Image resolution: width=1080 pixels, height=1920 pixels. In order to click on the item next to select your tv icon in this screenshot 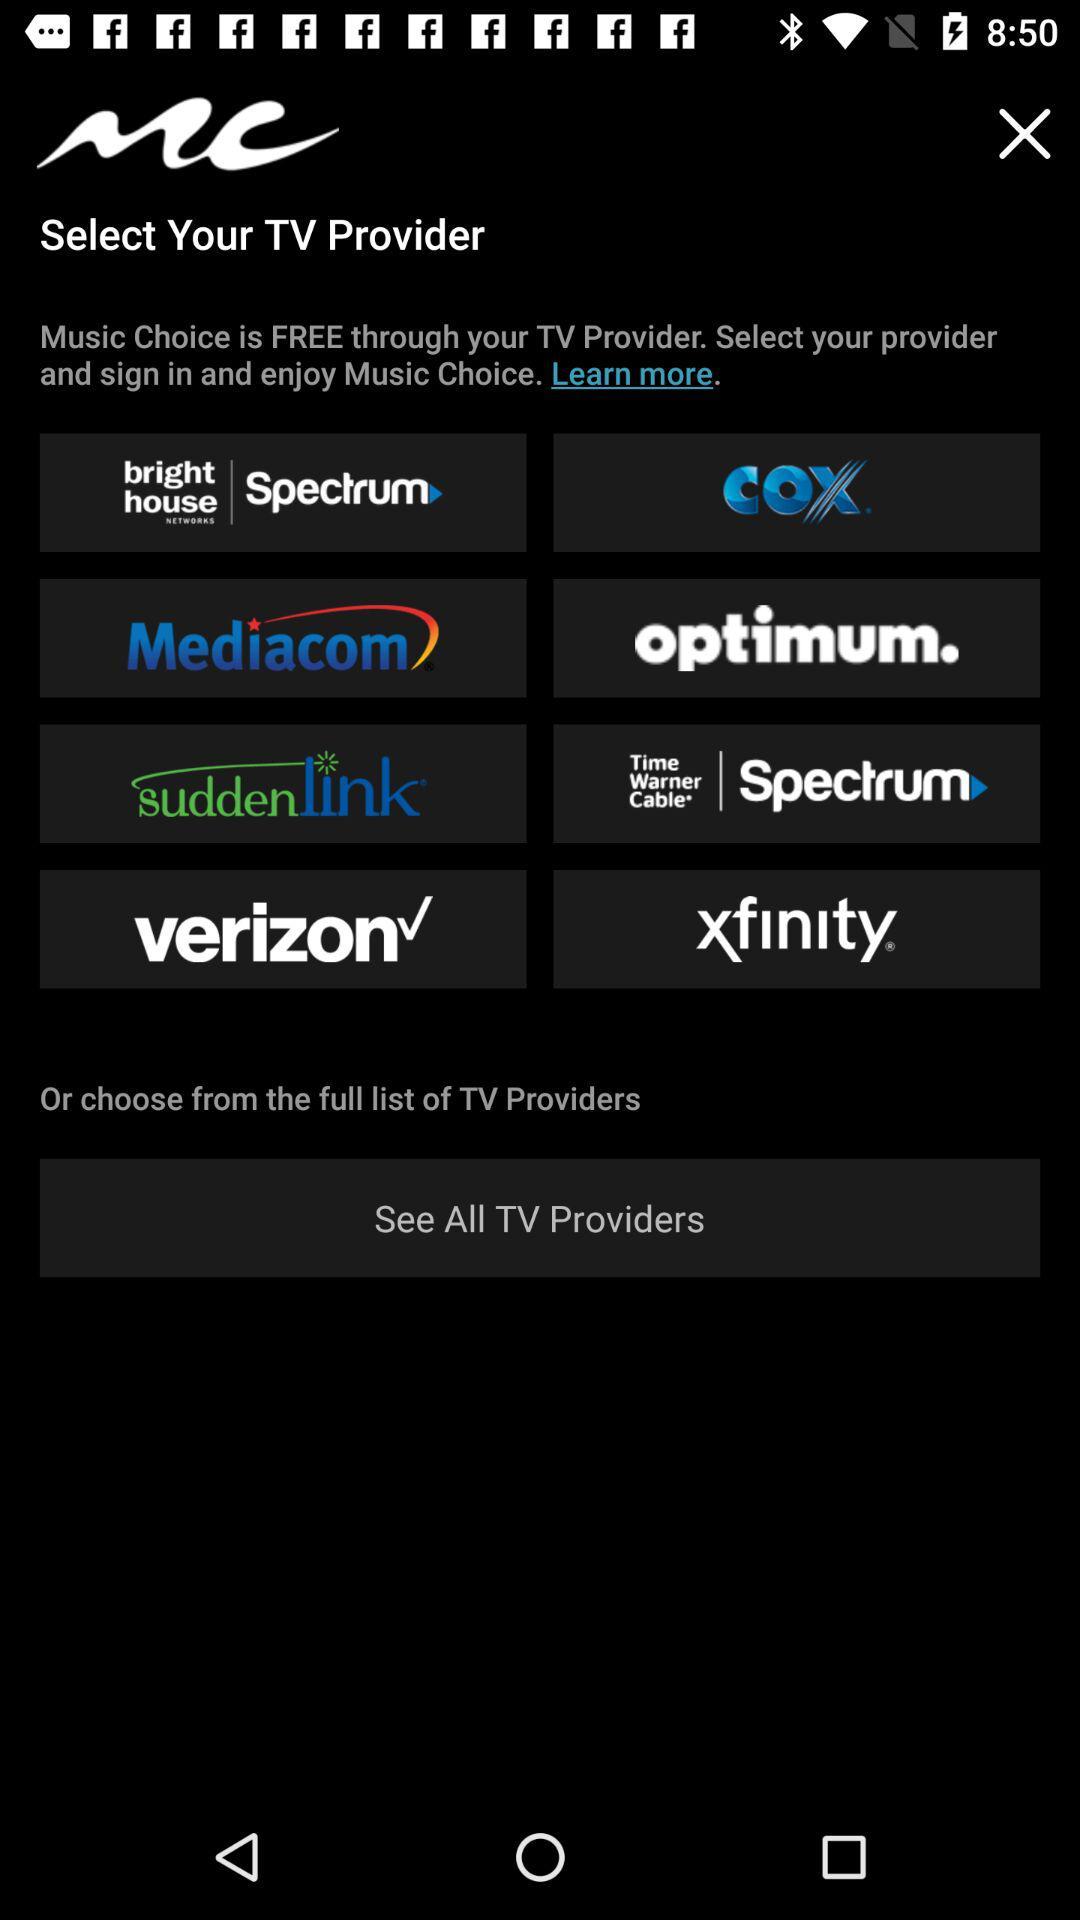, I will do `click(1024, 132)`.